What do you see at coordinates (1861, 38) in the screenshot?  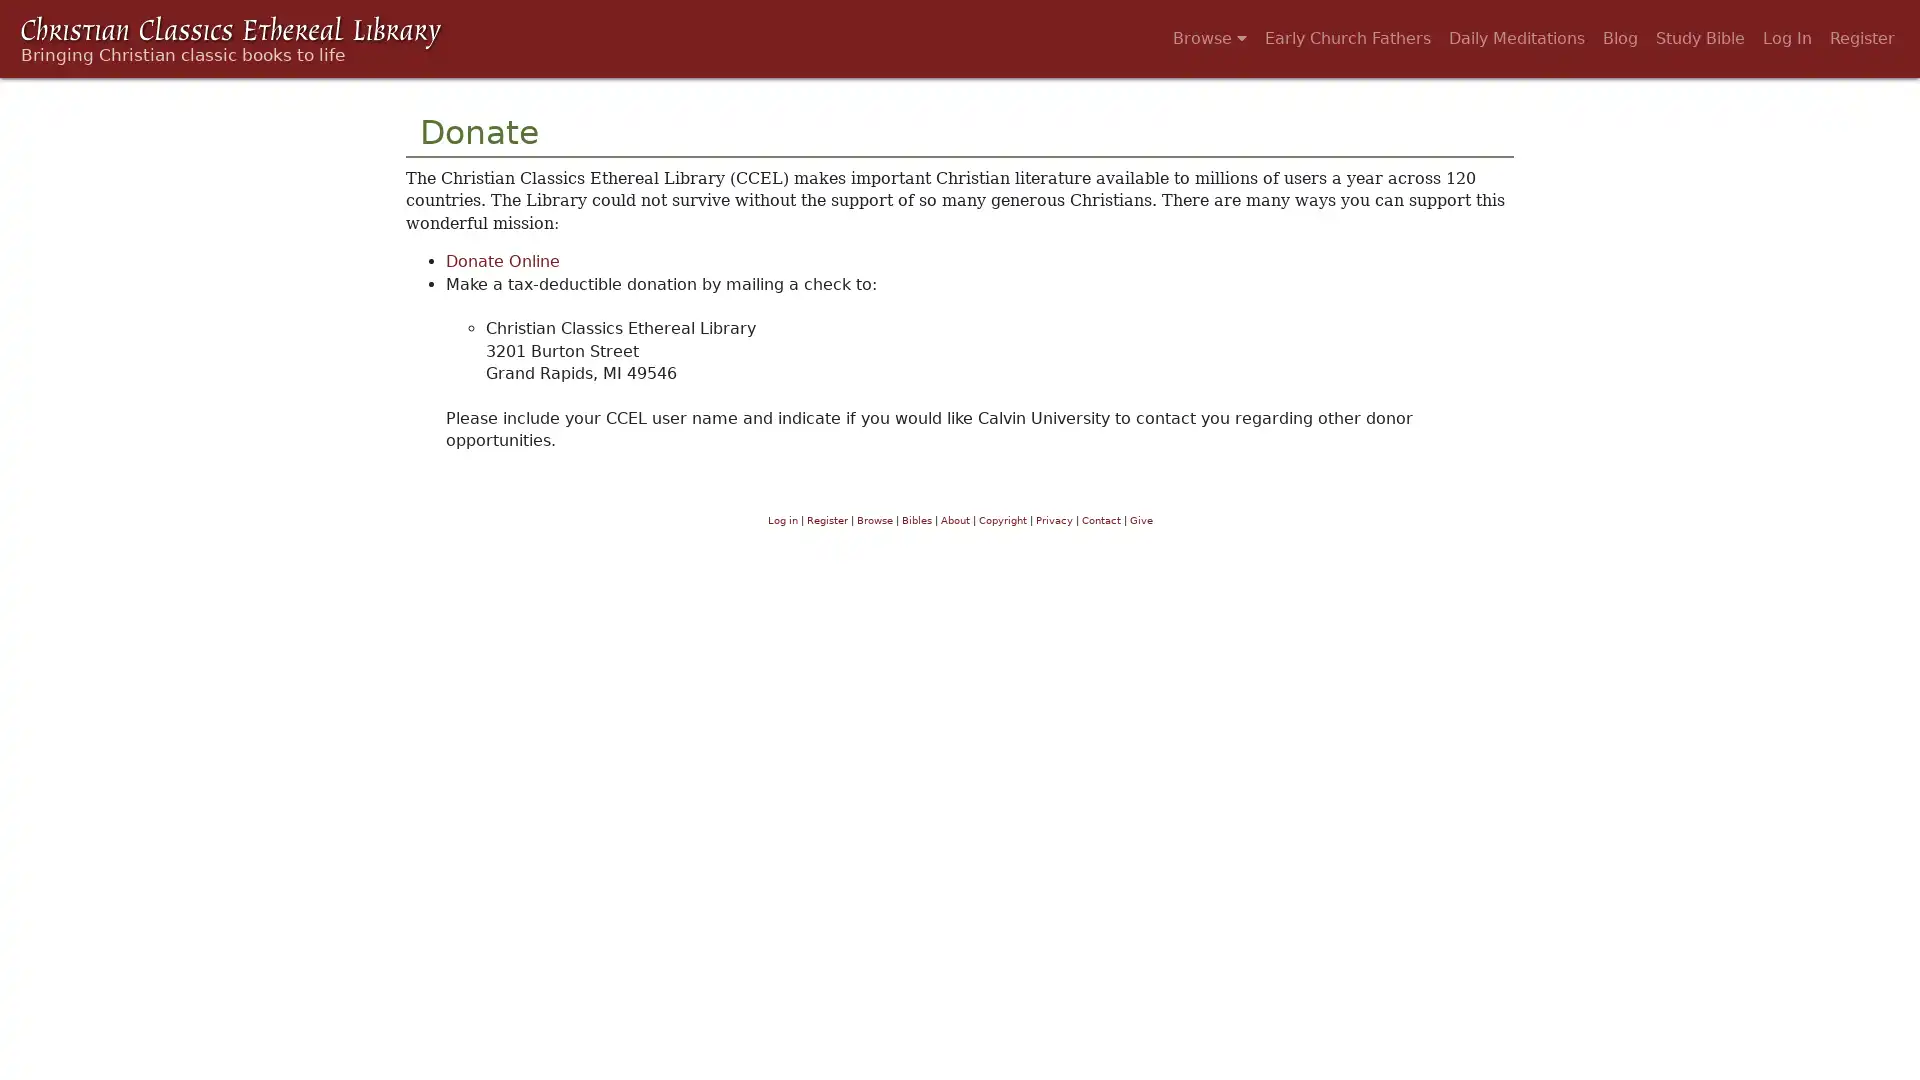 I see `Register` at bounding box center [1861, 38].